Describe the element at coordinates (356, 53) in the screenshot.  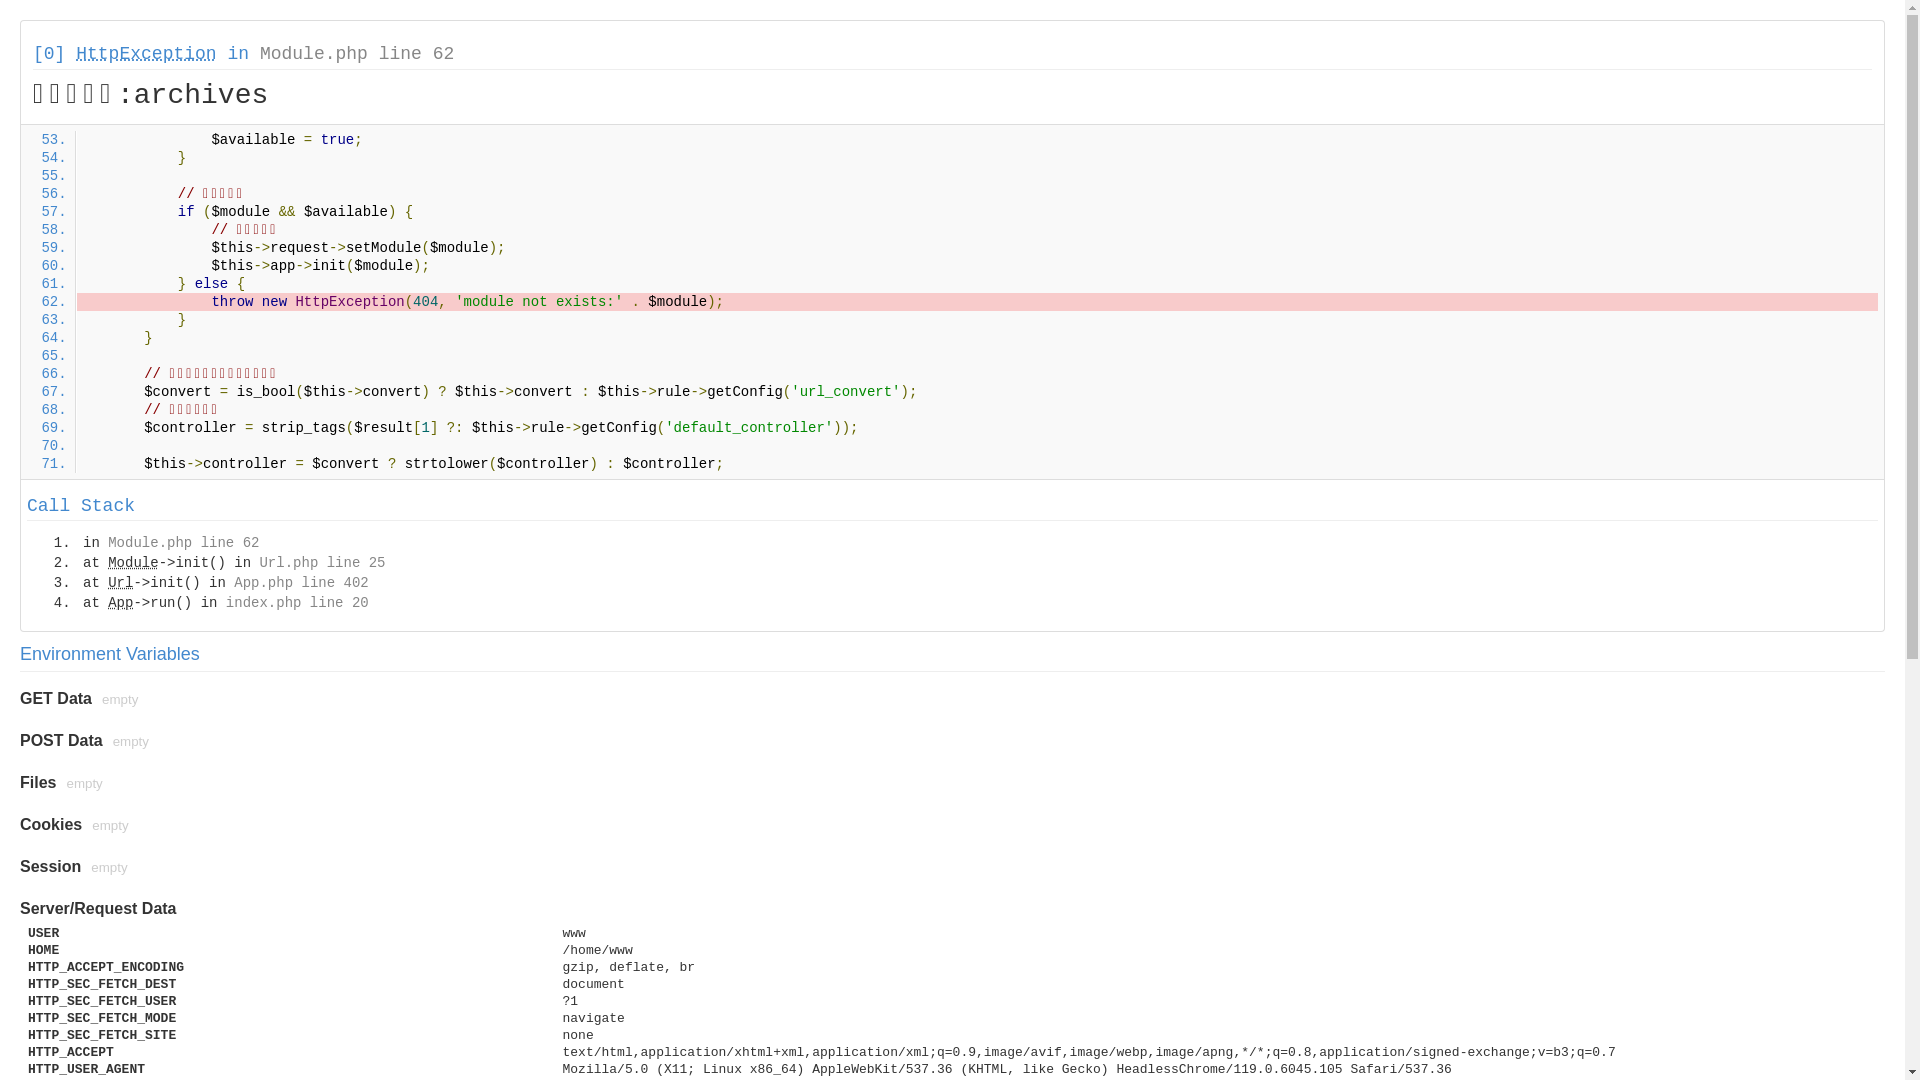
I see `'Module.php line 62'` at that location.